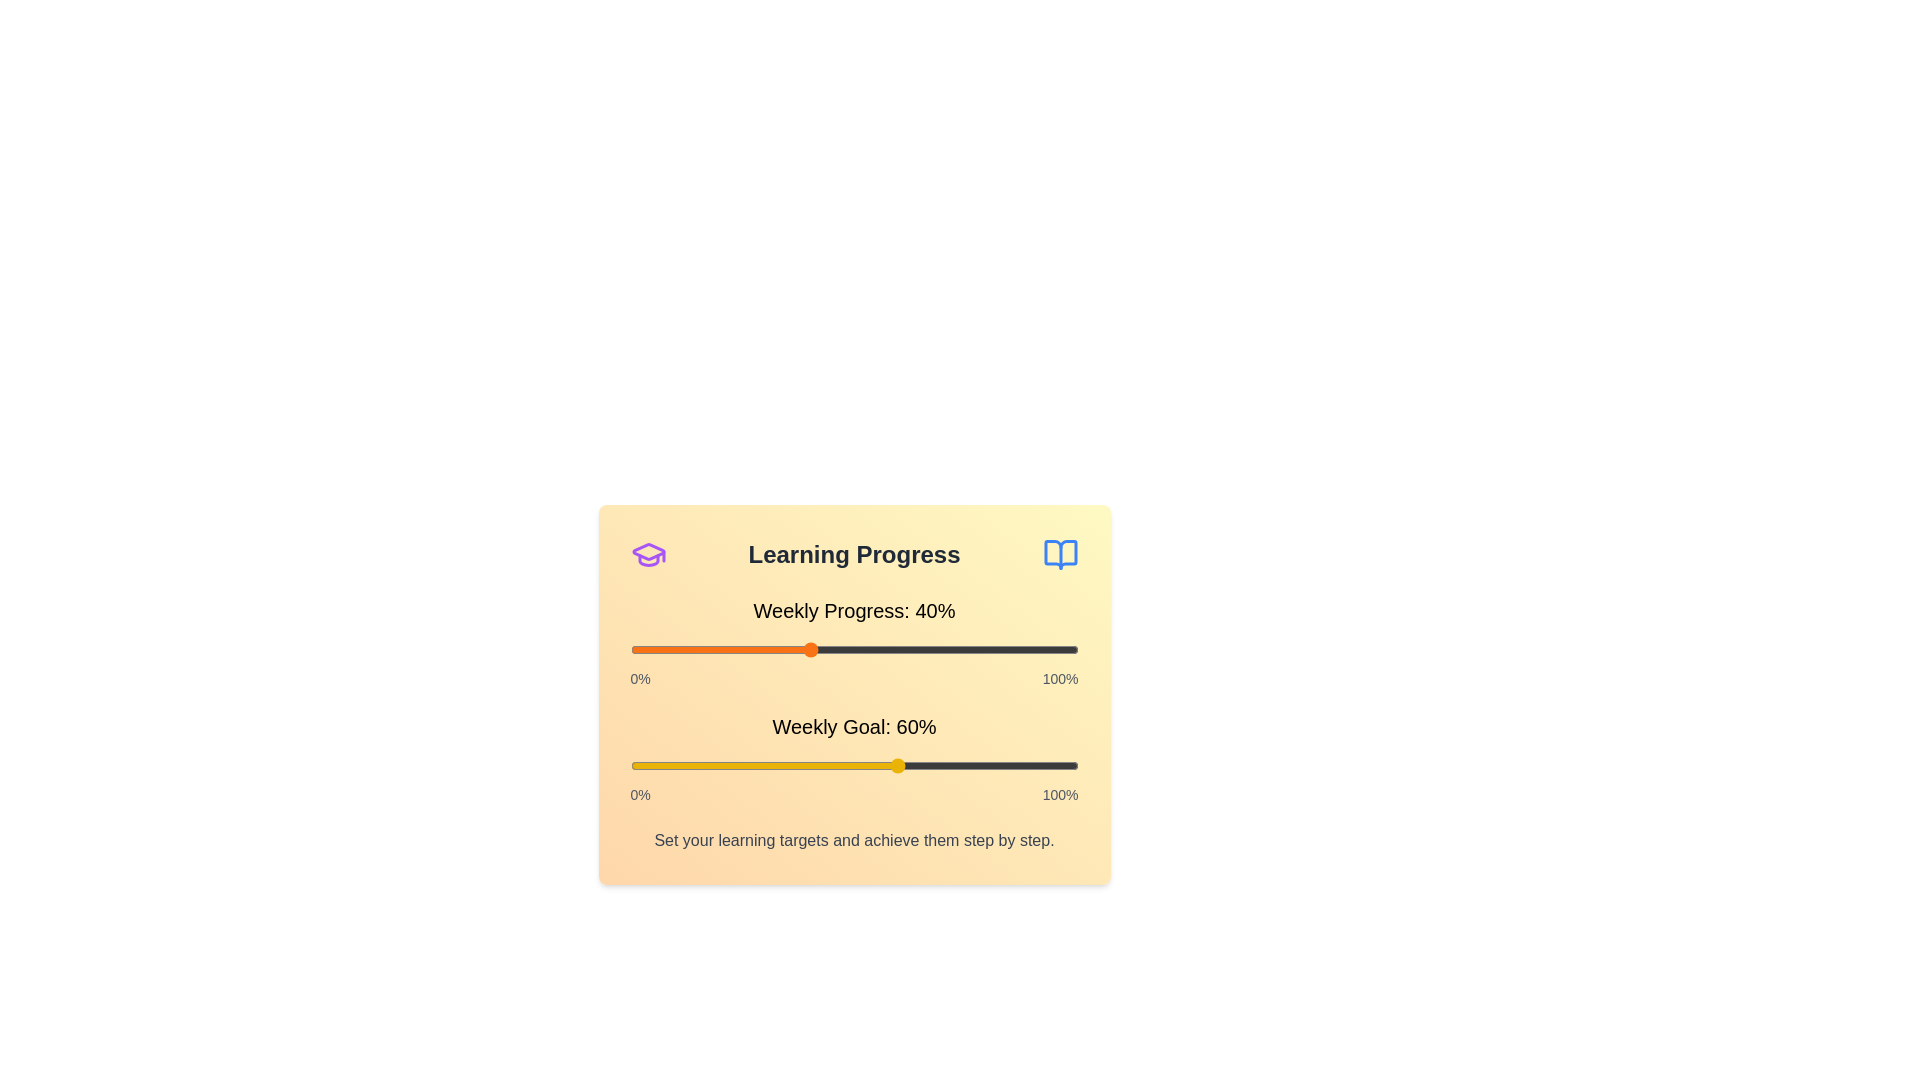 The image size is (1920, 1080). Describe the element at coordinates (741, 765) in the screenshot. I see `the 'Weekly Goal' slider to 25%` at that location.